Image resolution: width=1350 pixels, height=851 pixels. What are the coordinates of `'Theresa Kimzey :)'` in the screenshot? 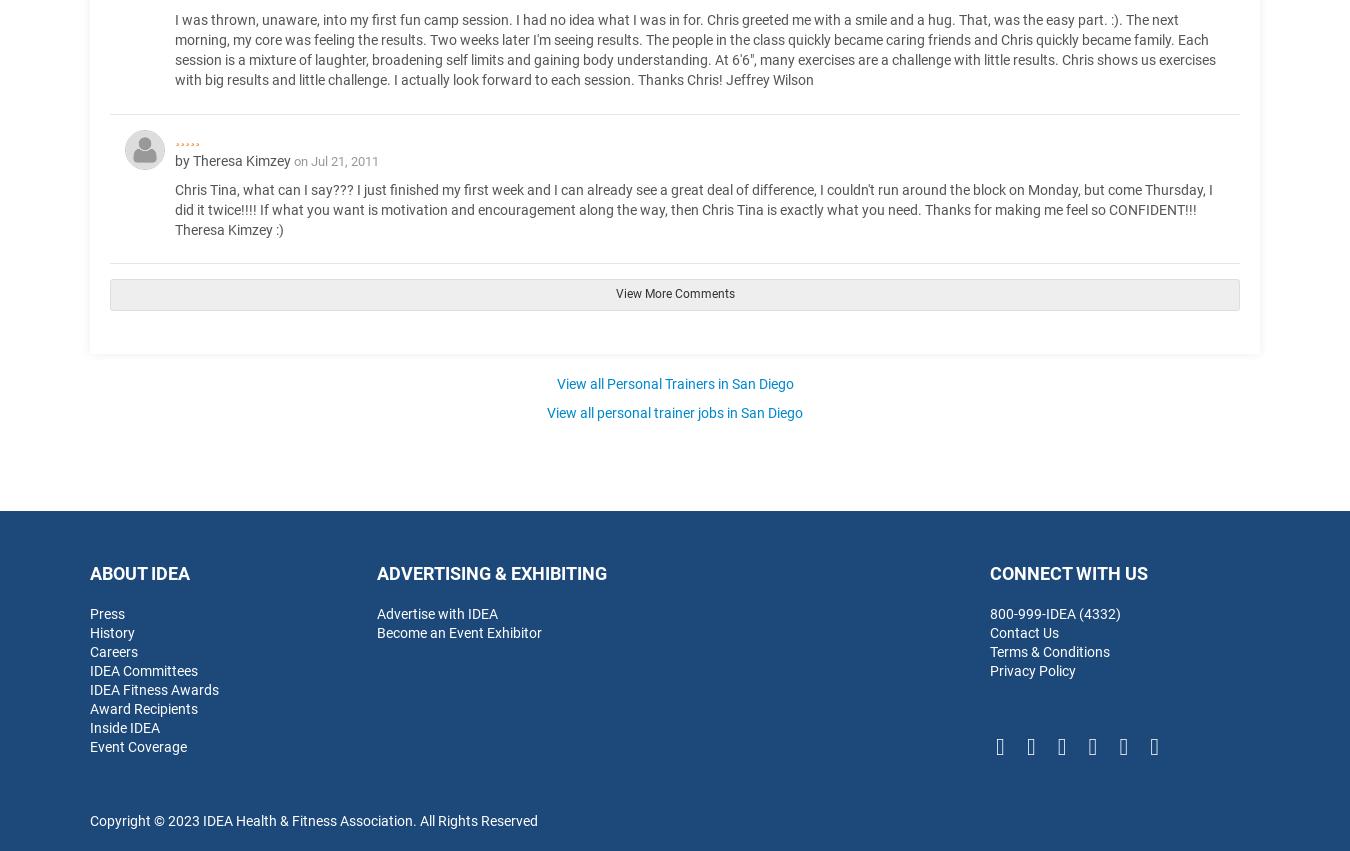 It's located at (174, 229).